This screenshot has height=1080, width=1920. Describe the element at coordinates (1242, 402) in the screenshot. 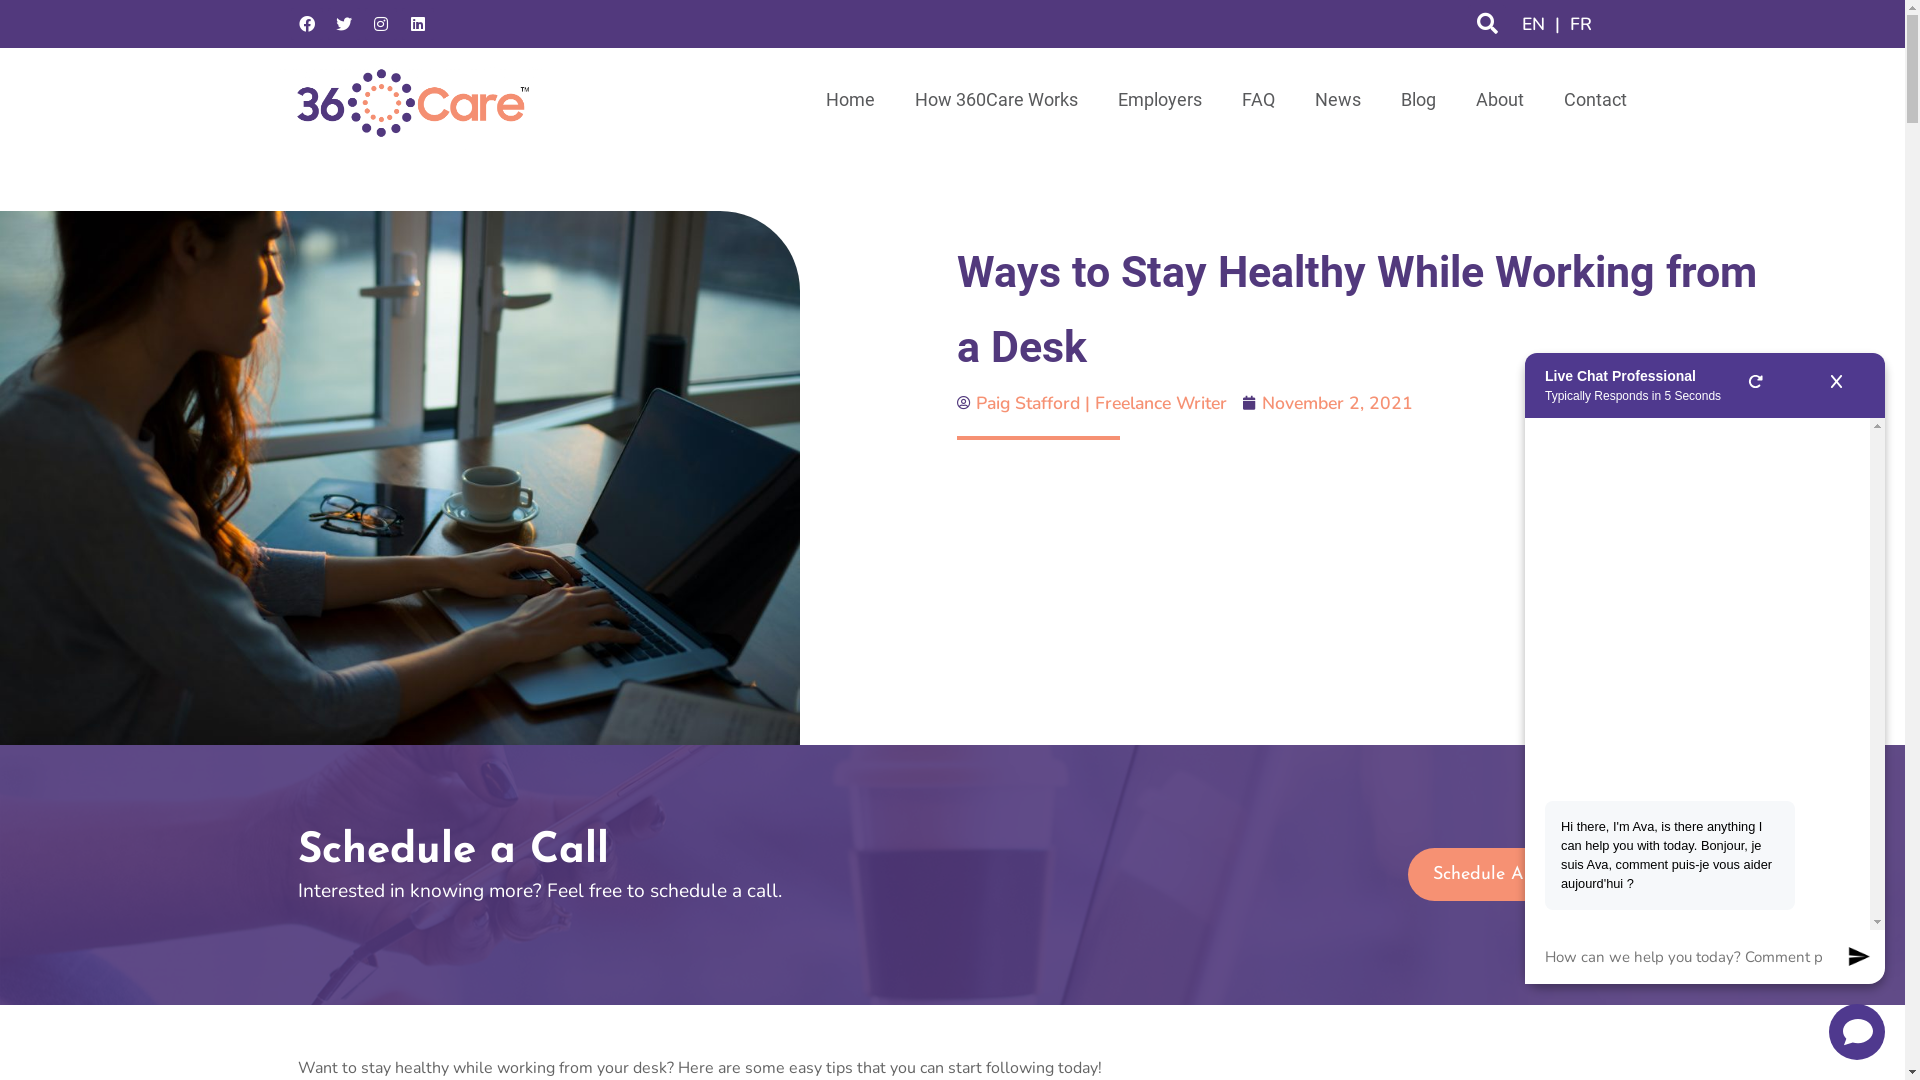

I see `'November 2, 2021'` at that location.